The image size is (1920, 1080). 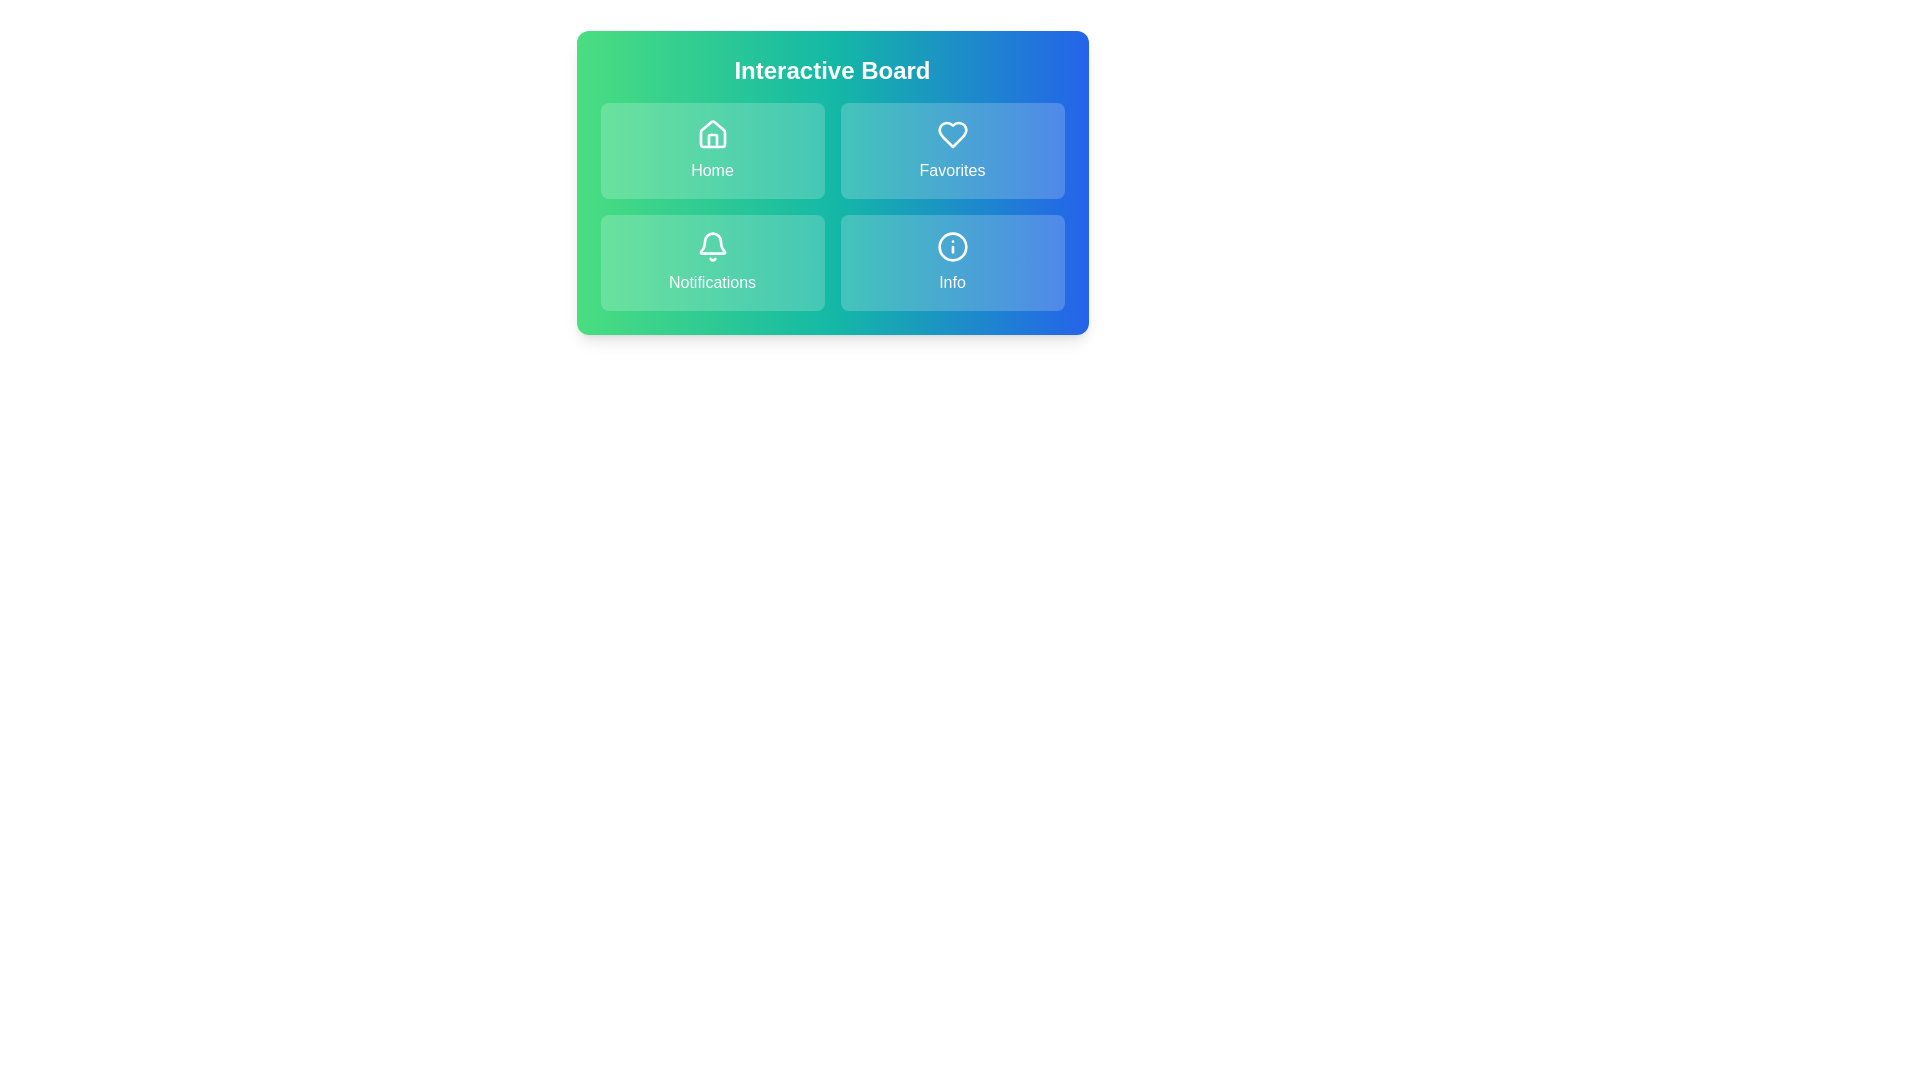 What do you see at coordinates (951, 245) in the screenshot?
I see `the circular icon with an 'i' symbol, located in the 'Info' section of the interface, which is centered above the 'Info' text` at bounding box center [951, 245].